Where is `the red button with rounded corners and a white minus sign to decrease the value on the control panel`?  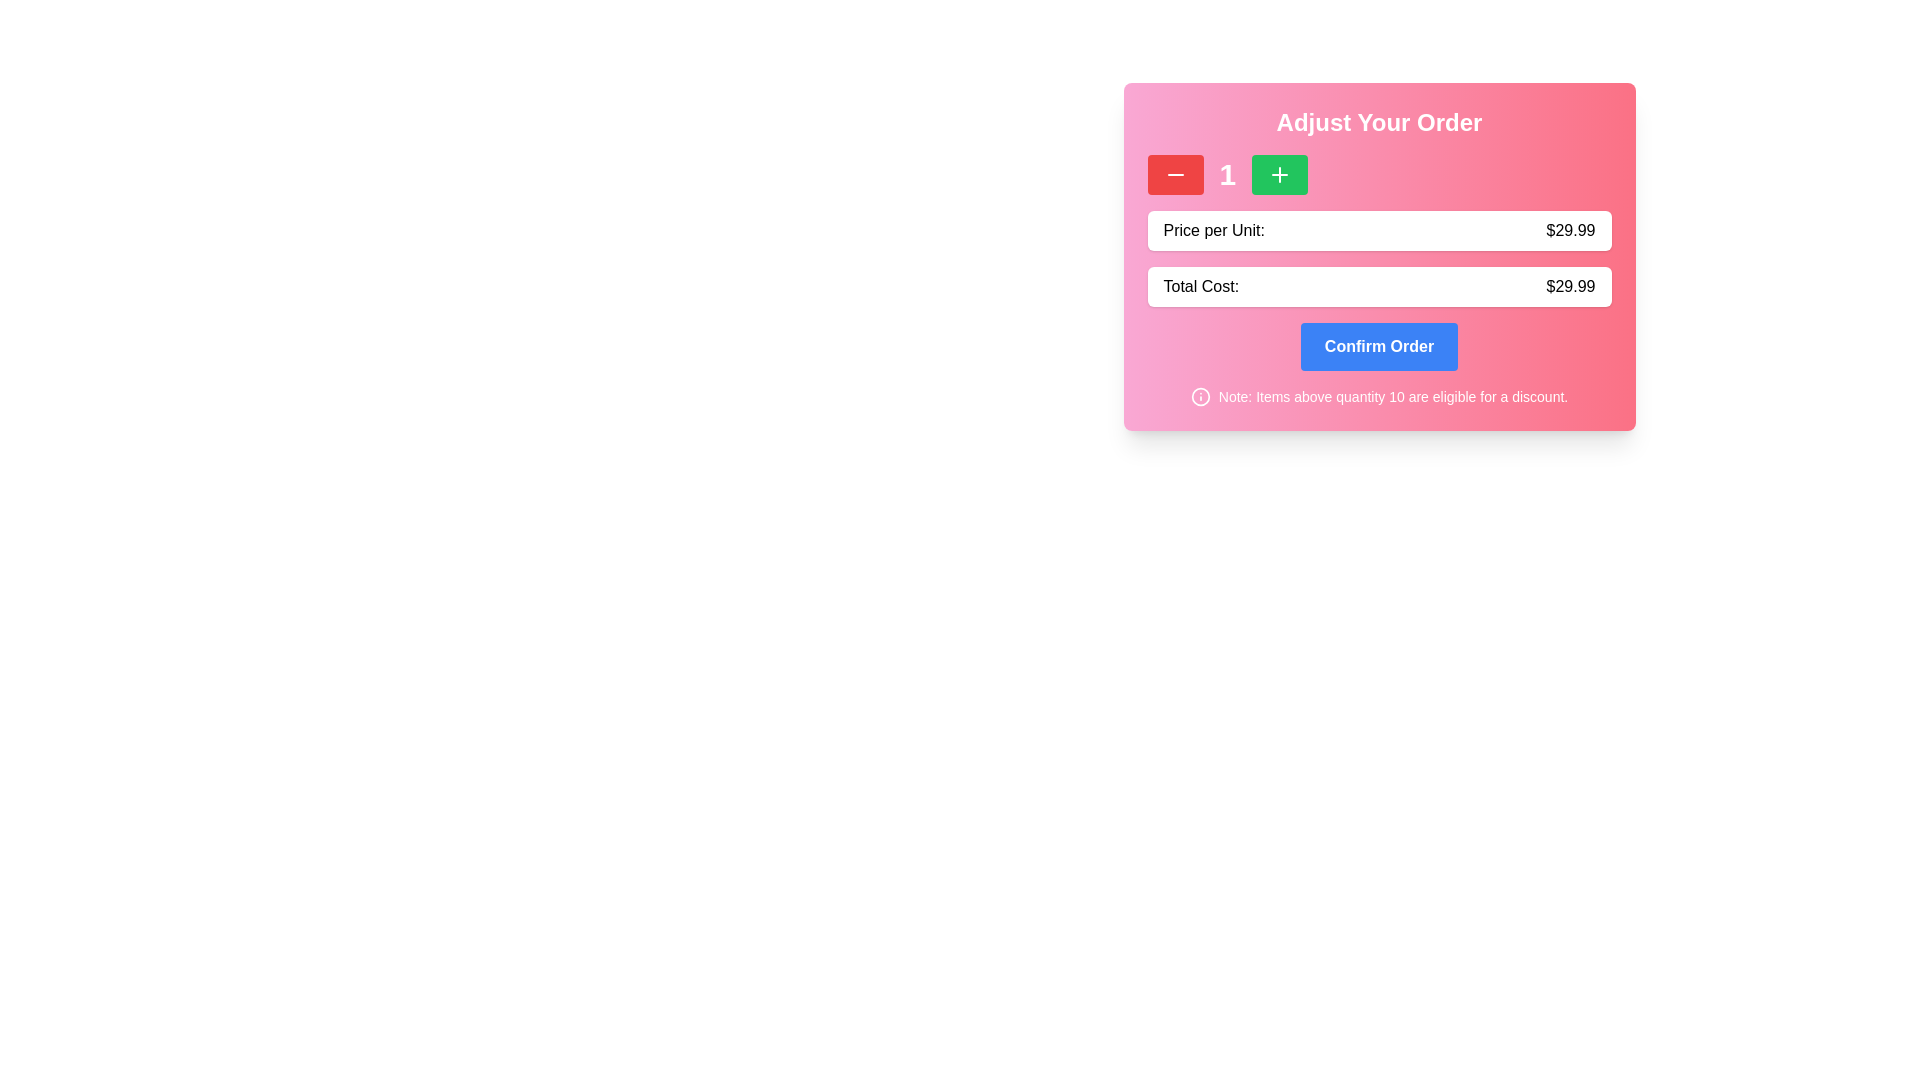 the red button with rounded corners and a white minus sign to decrease the value on the control panel is located at coordinates (1175, 173).